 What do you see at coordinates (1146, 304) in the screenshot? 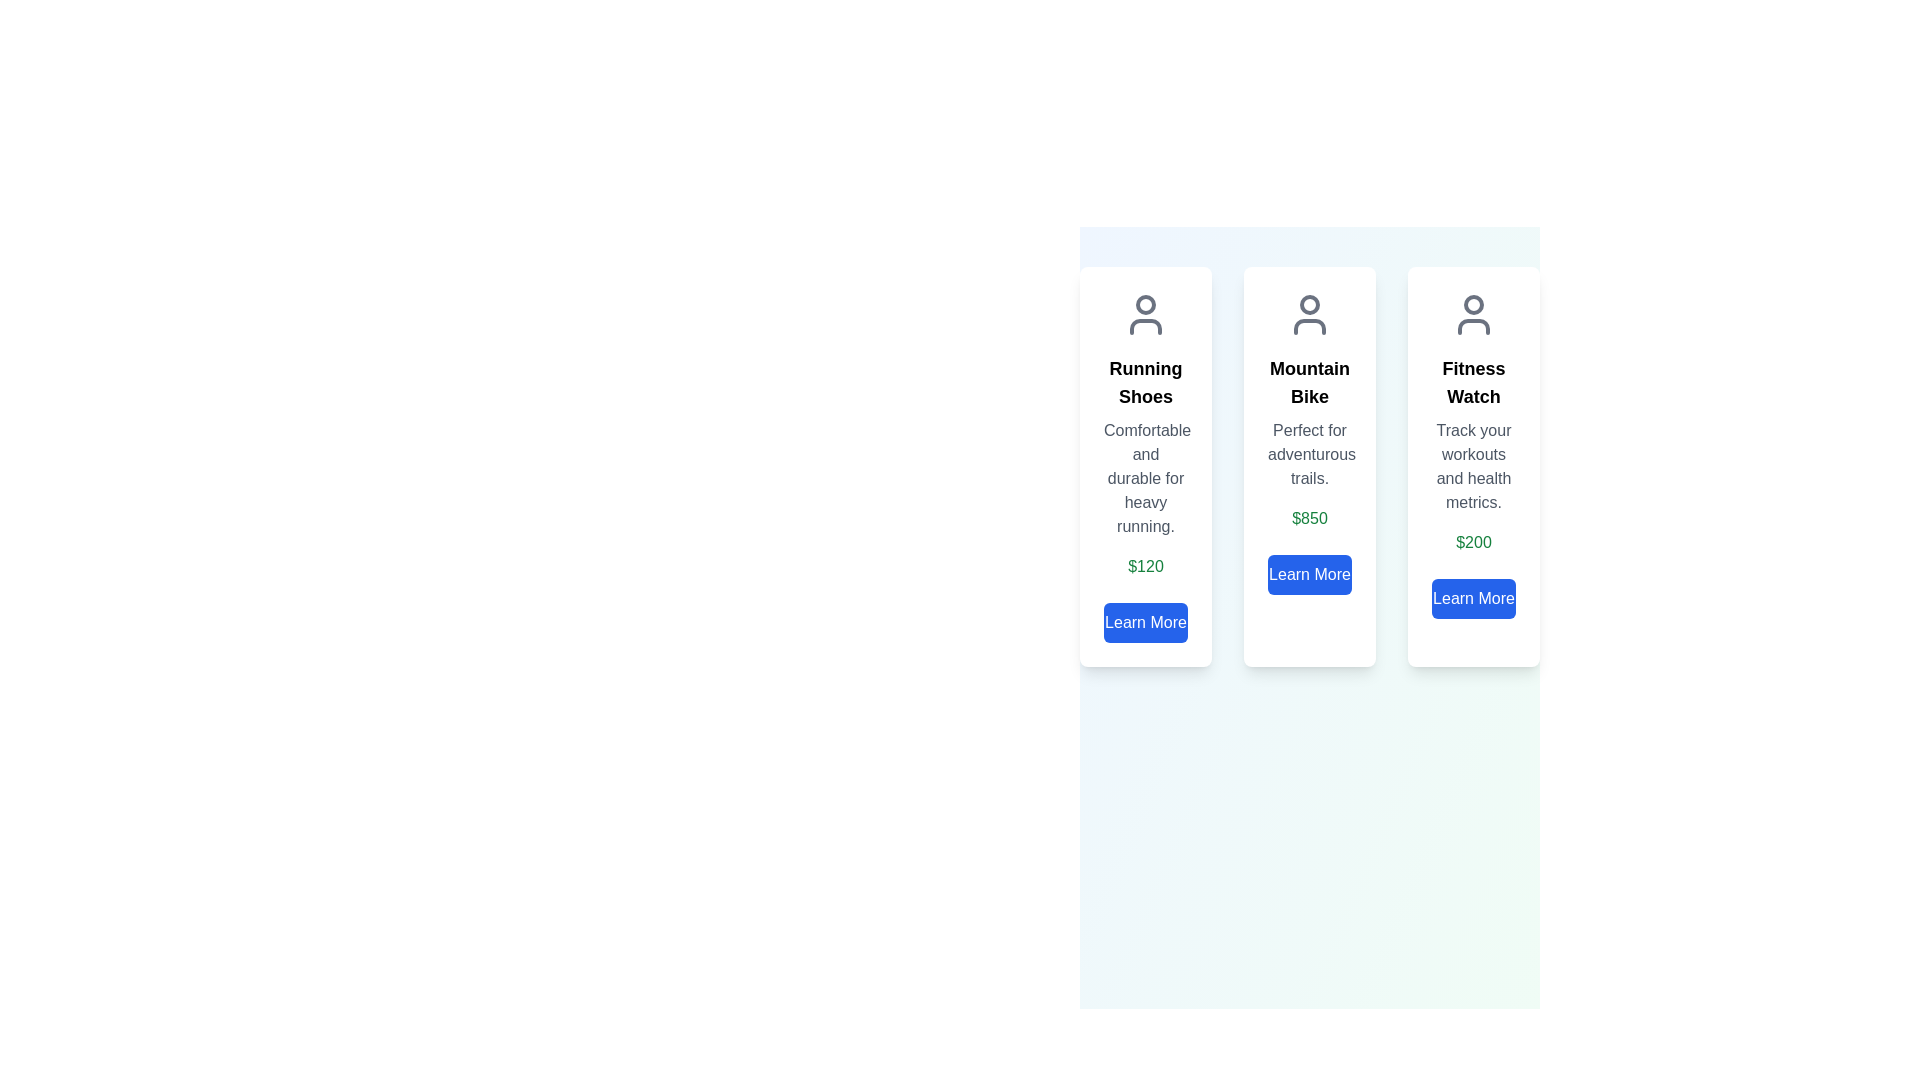
I see `the decorative SVG circle element located in the leftmost card of a horizontally arranged set of three cards, positioned at the top of the card and above a semicircular curve graphic` at bounding box center [1146, 304].